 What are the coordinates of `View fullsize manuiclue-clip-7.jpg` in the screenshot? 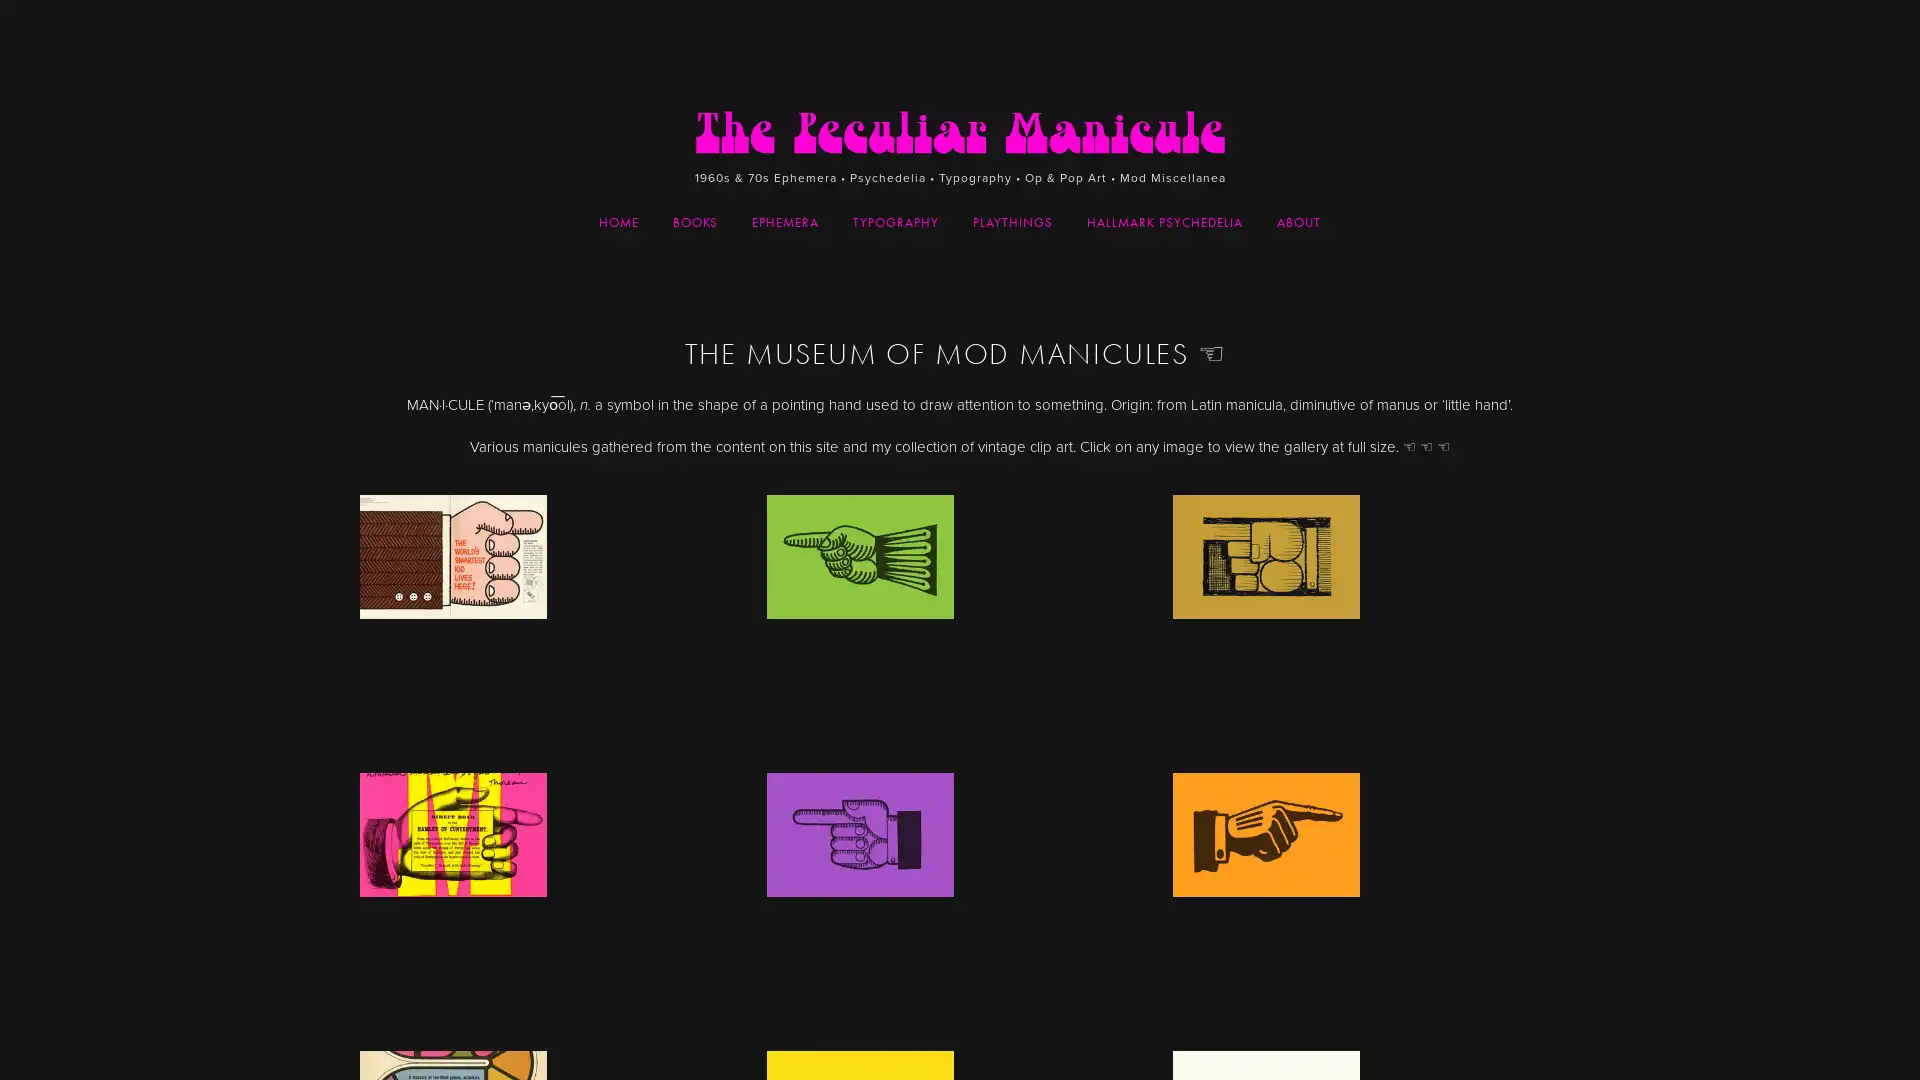 It's located at (958, 622).